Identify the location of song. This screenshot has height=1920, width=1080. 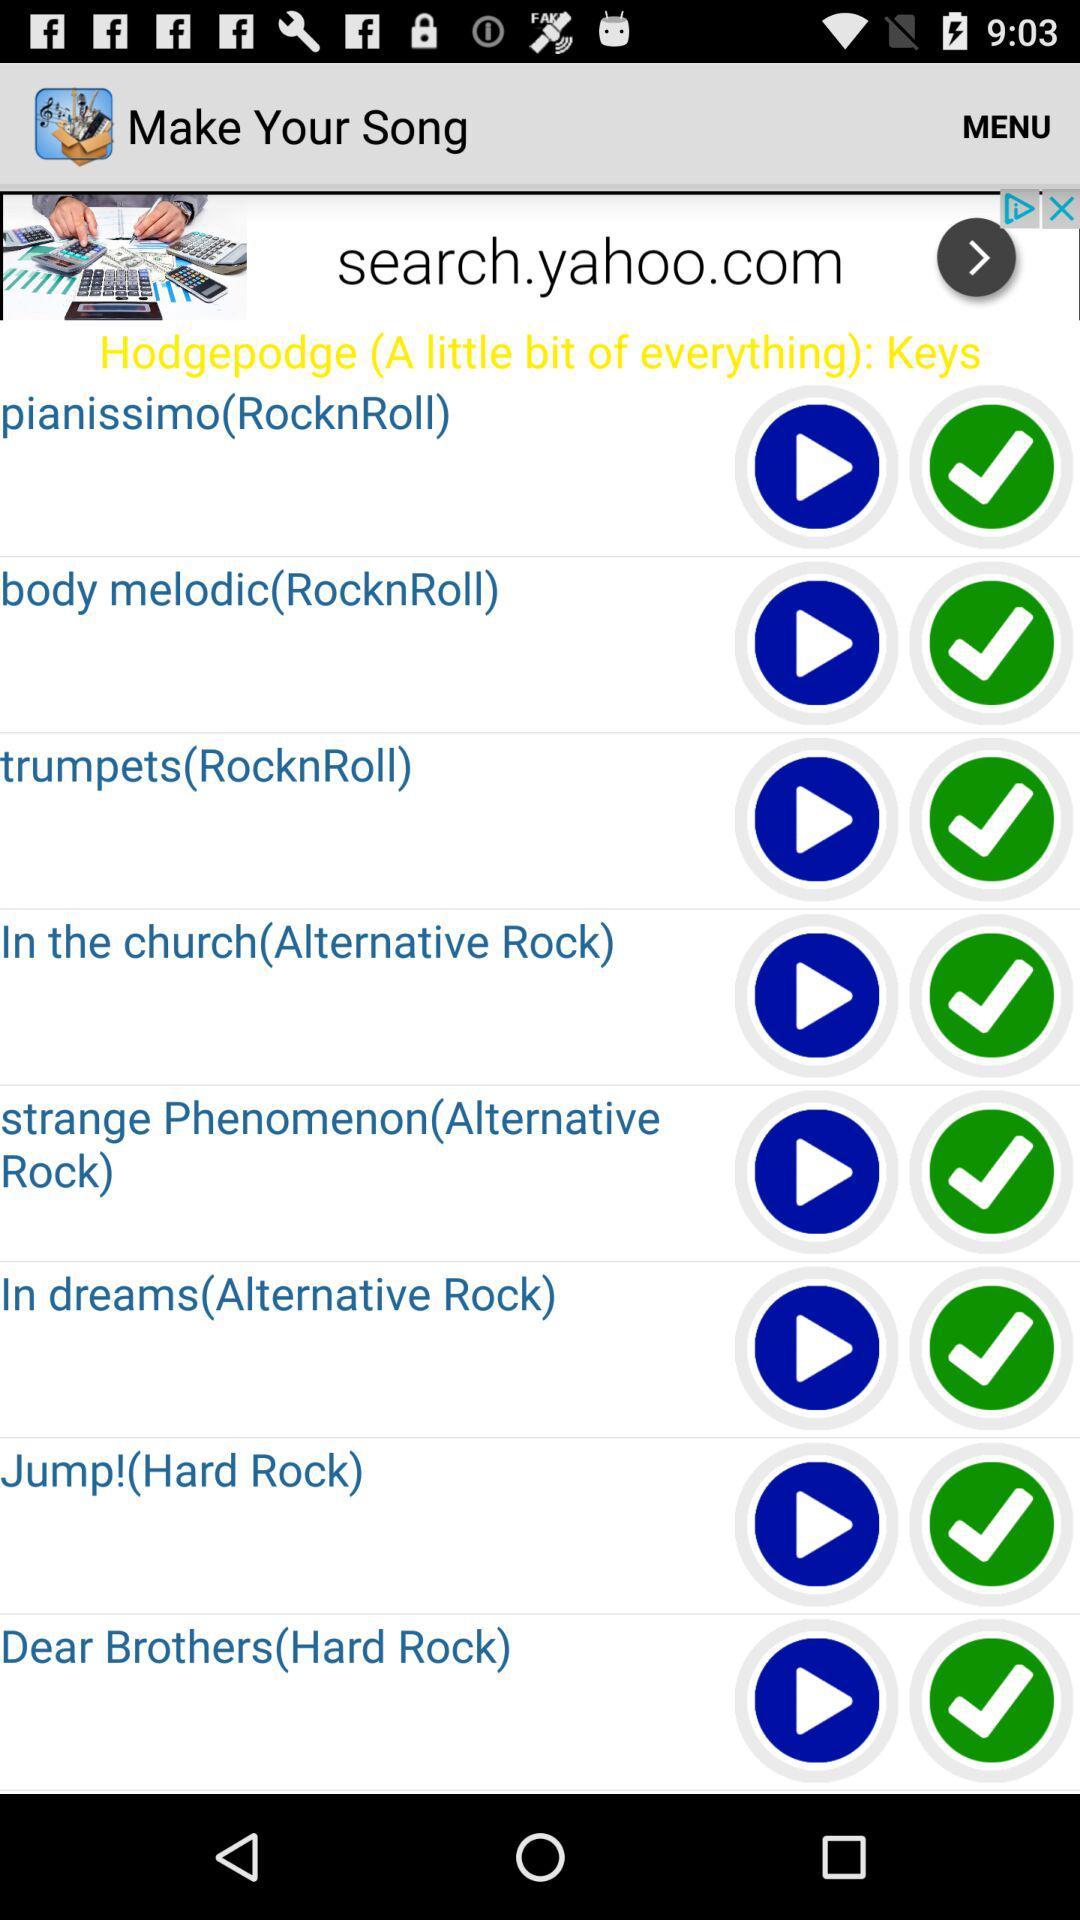
(992, 644).